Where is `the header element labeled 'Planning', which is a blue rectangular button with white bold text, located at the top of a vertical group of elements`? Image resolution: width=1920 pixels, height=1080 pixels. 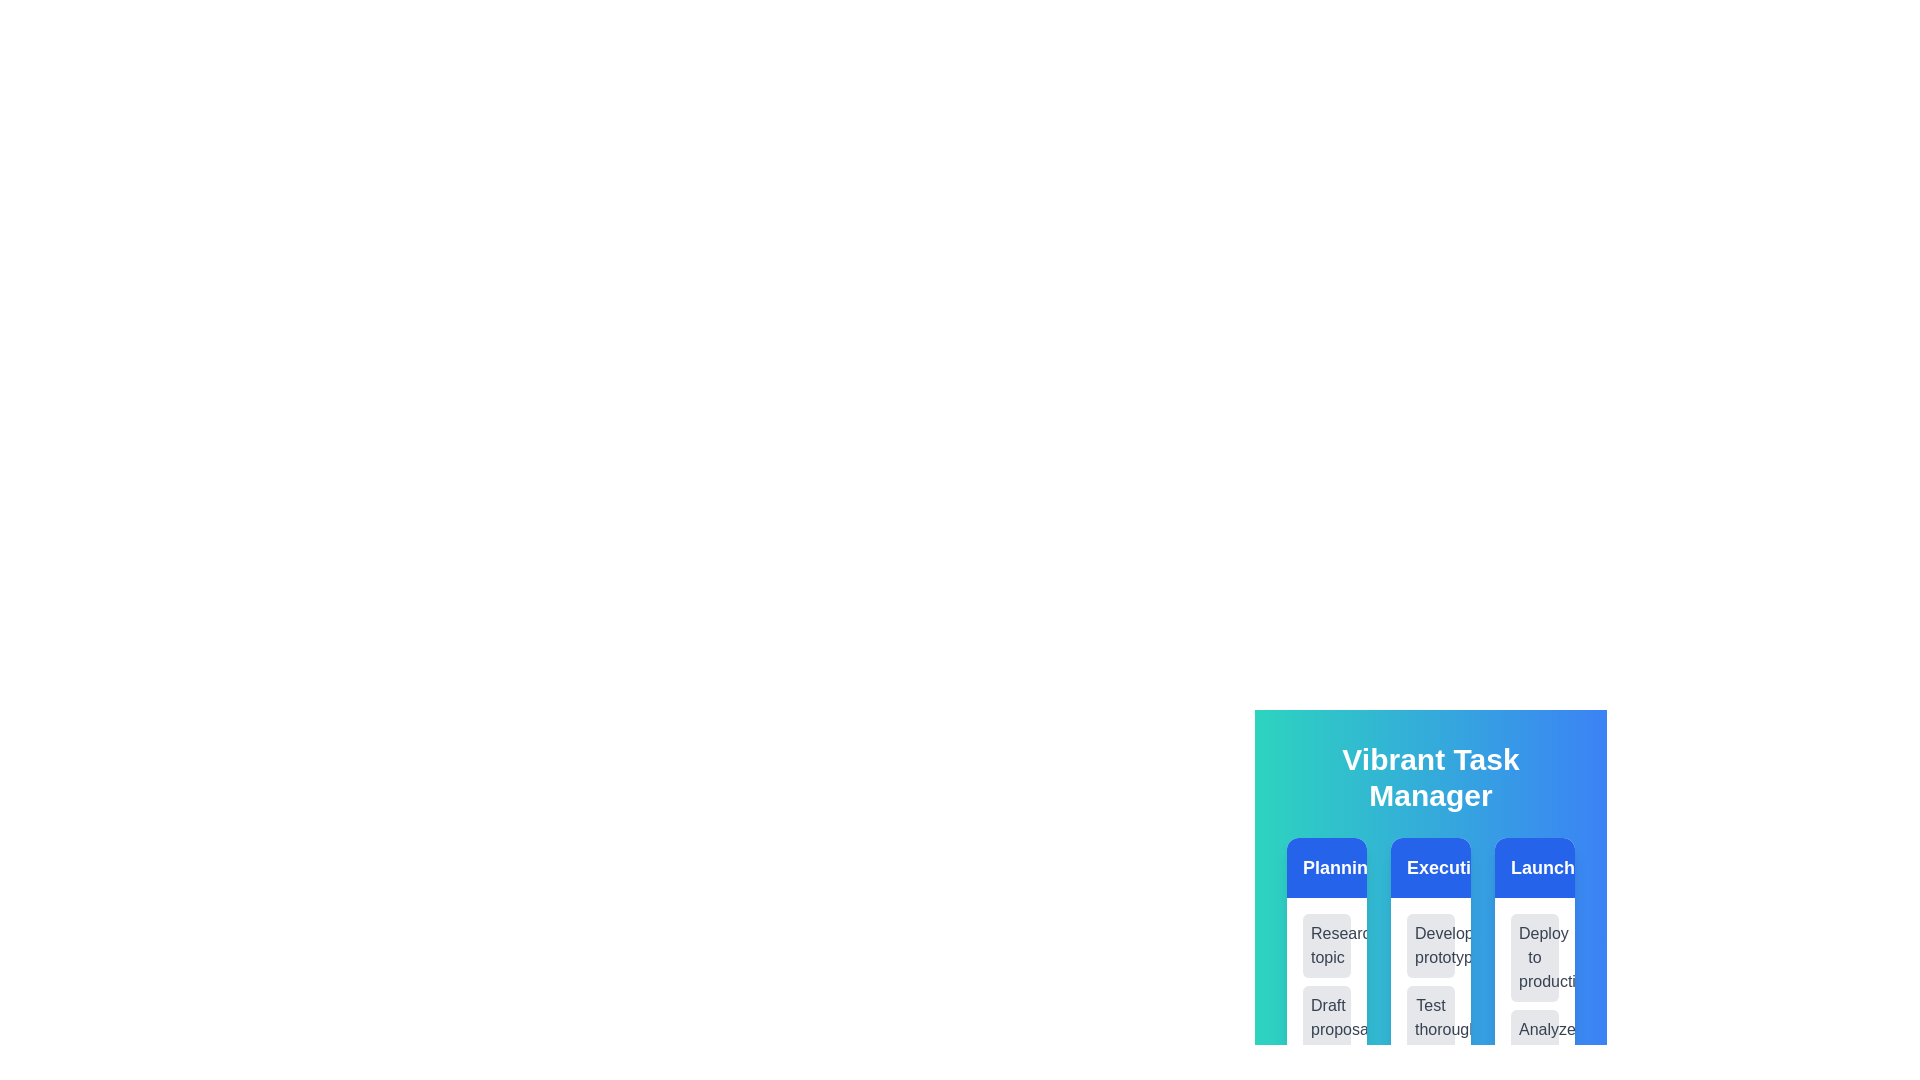 the header element labeled 'Planning', which is a blue rectangular button with white bold text, located at the top of a vertical group of elements is located at coordinates (1326, 866).